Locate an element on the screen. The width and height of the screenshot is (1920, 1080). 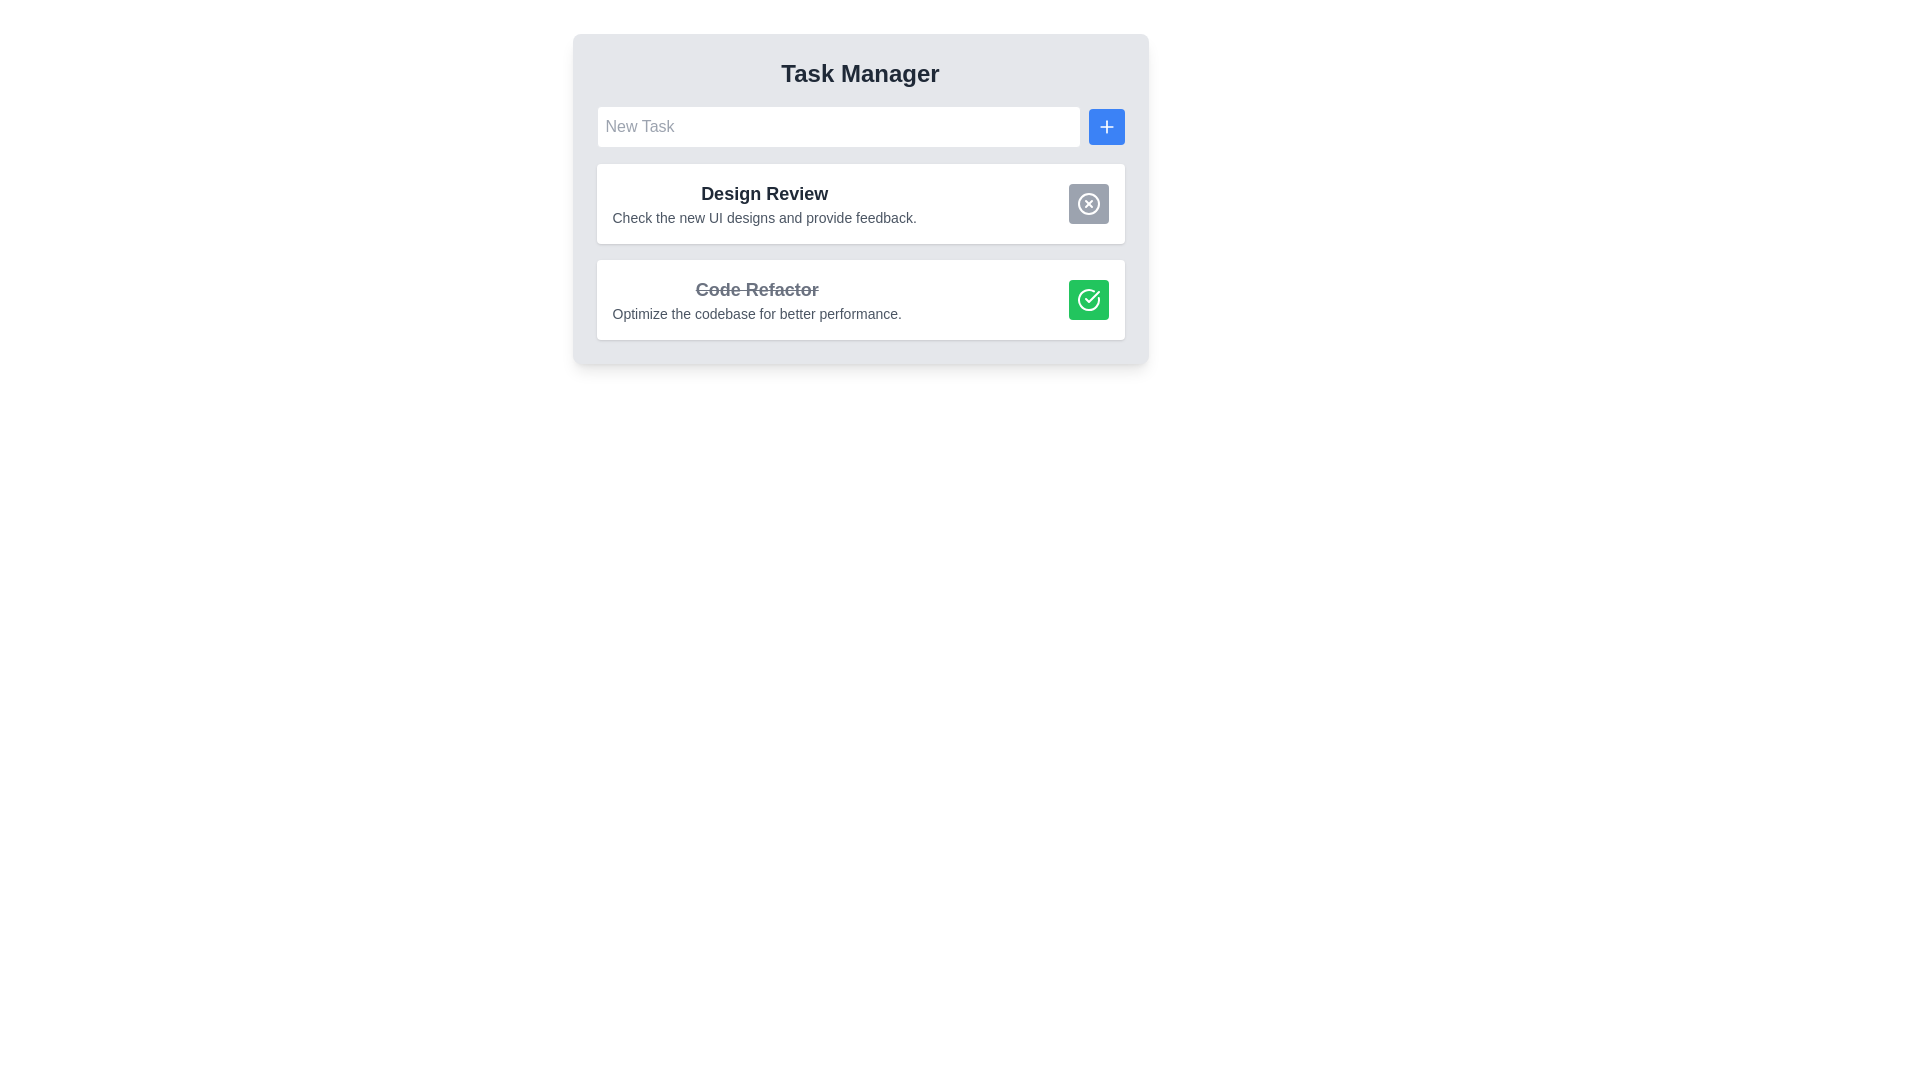
the check mark icon within the 'Code Refactor' task item, which indicates a completed or verified state is located at coordinates (1090, 297).